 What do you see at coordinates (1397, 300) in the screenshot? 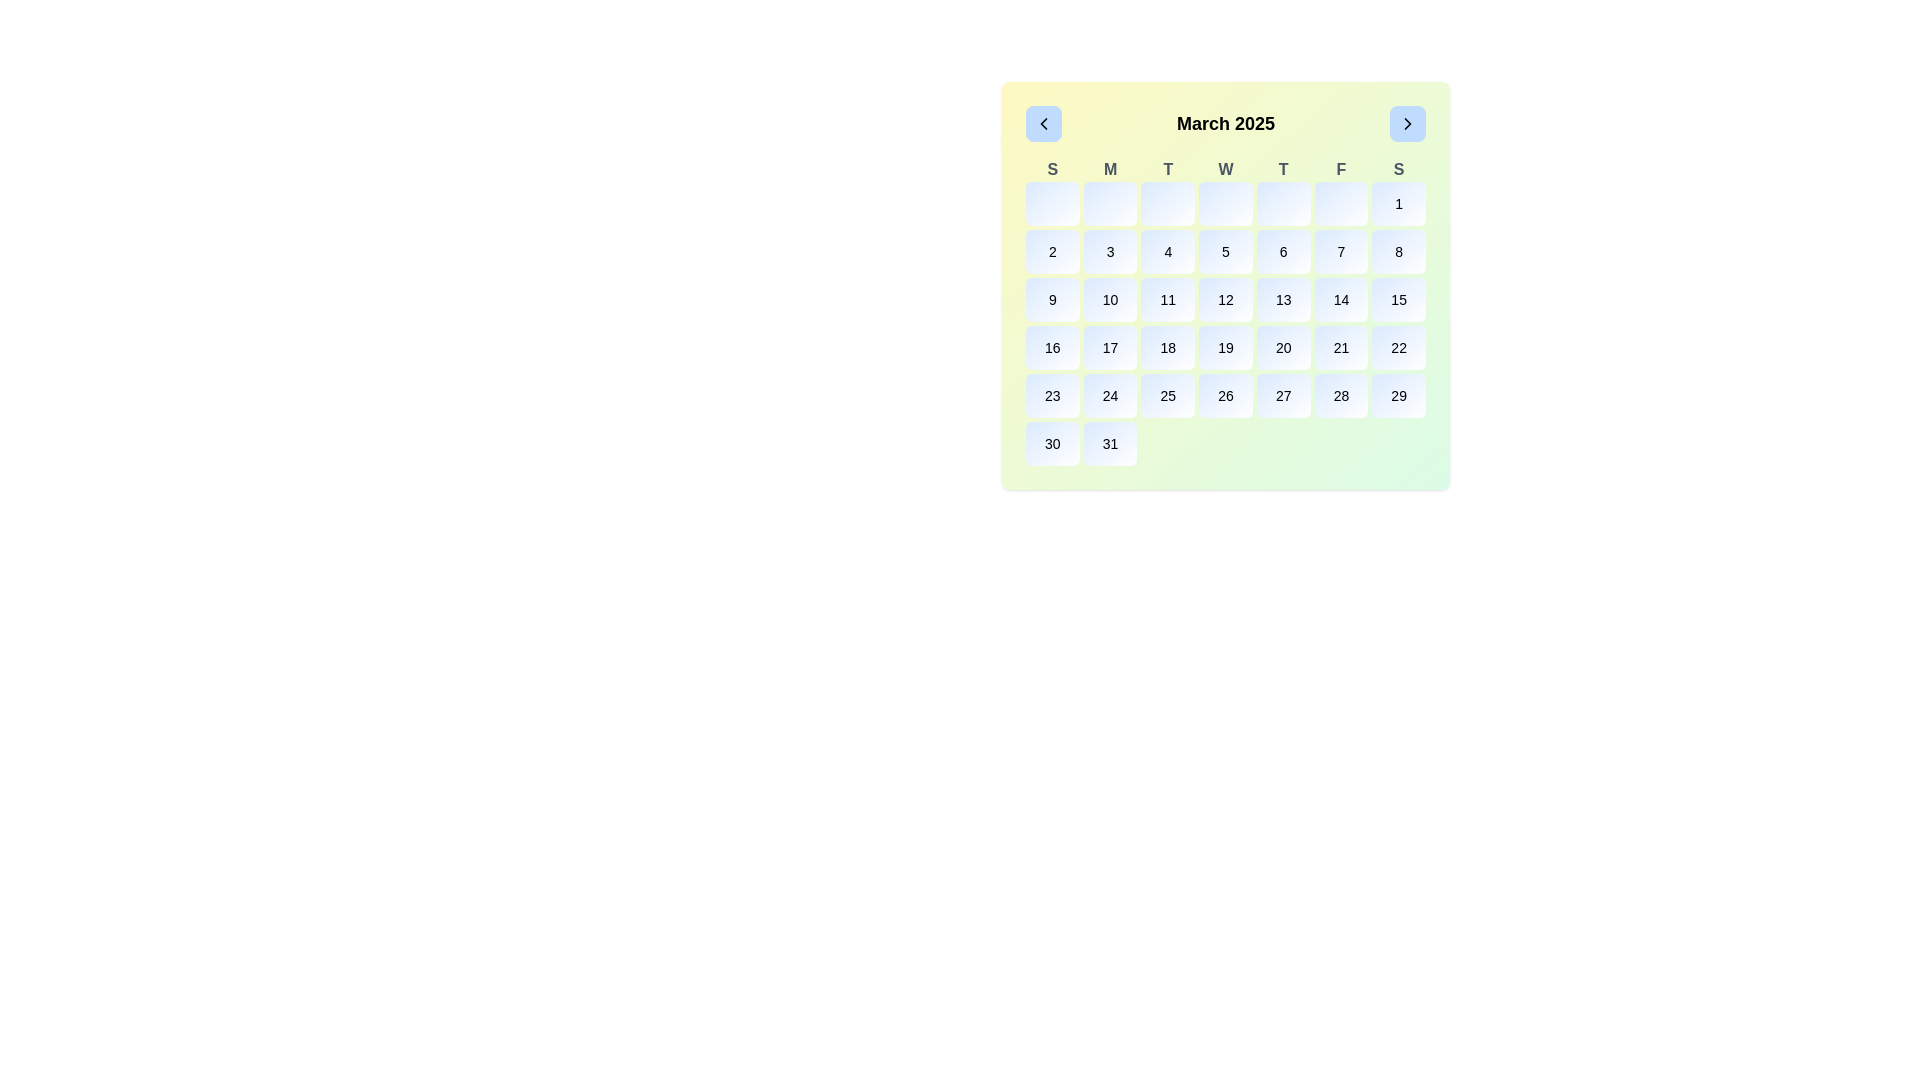
I see `the button labeled '15' in the monthly calendar view` at bounding box center [1397, 300].